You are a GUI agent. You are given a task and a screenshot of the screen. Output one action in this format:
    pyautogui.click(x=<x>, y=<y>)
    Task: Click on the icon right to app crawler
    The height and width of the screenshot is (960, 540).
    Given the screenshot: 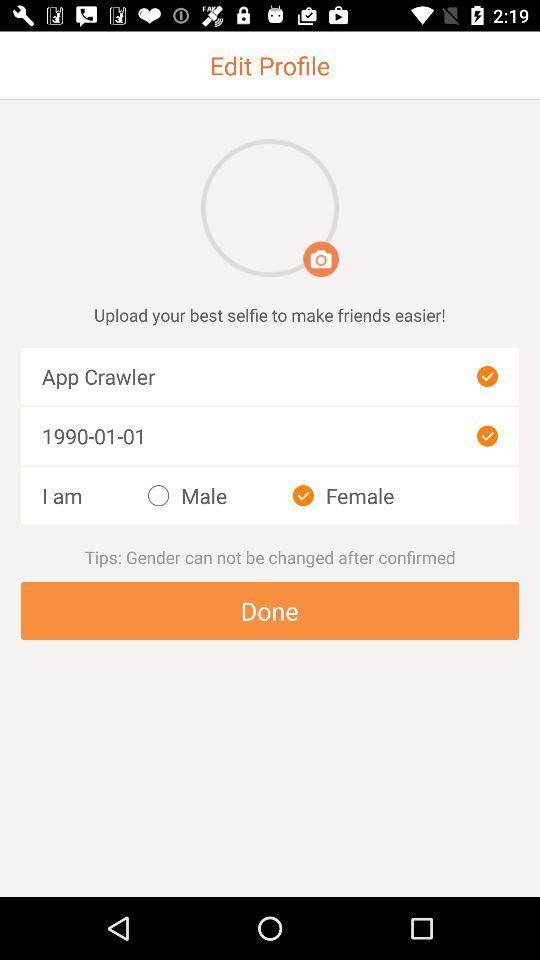 What is the action you would take?
    pyautogui.click(x=486, y=375)
    